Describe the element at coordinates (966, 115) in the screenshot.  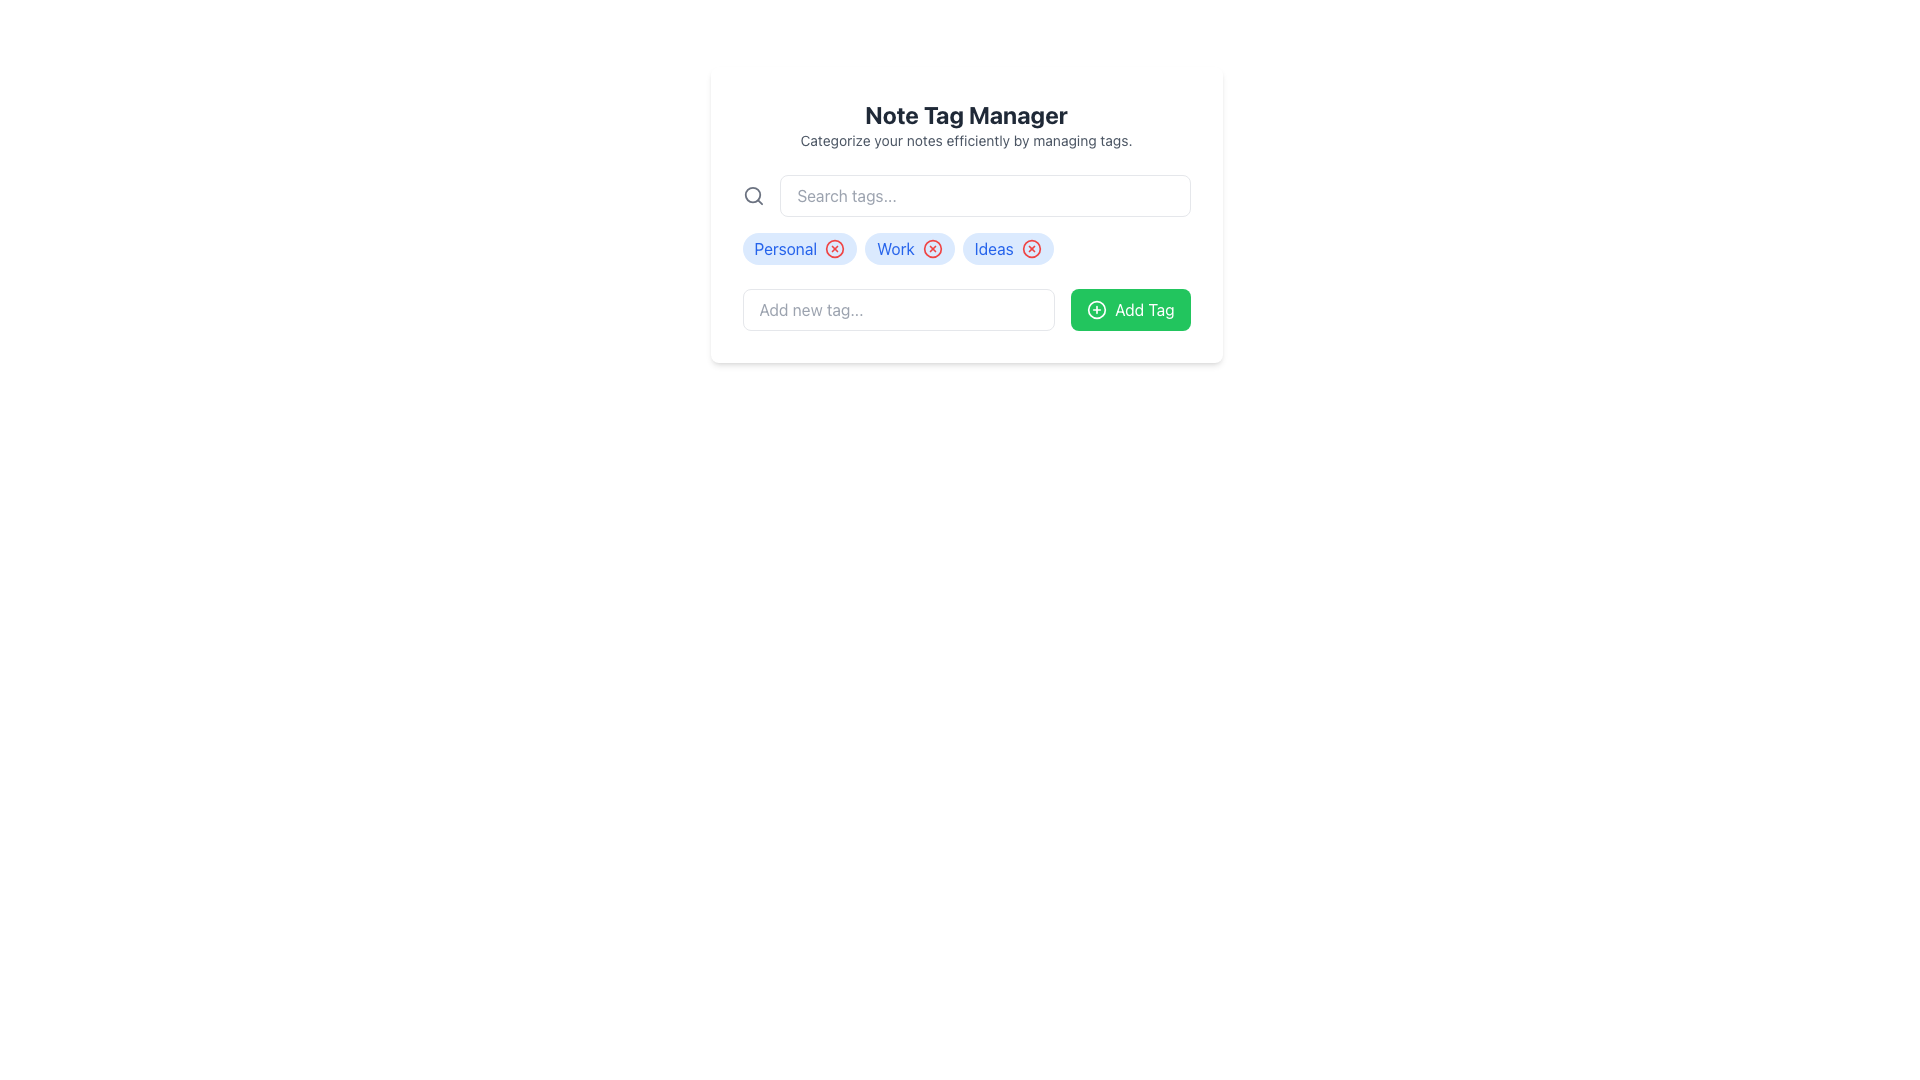
I see `the text label displaying 'Note Tag Manager', which is prominently placed at the top of the interface in a bold and large font` at that location.